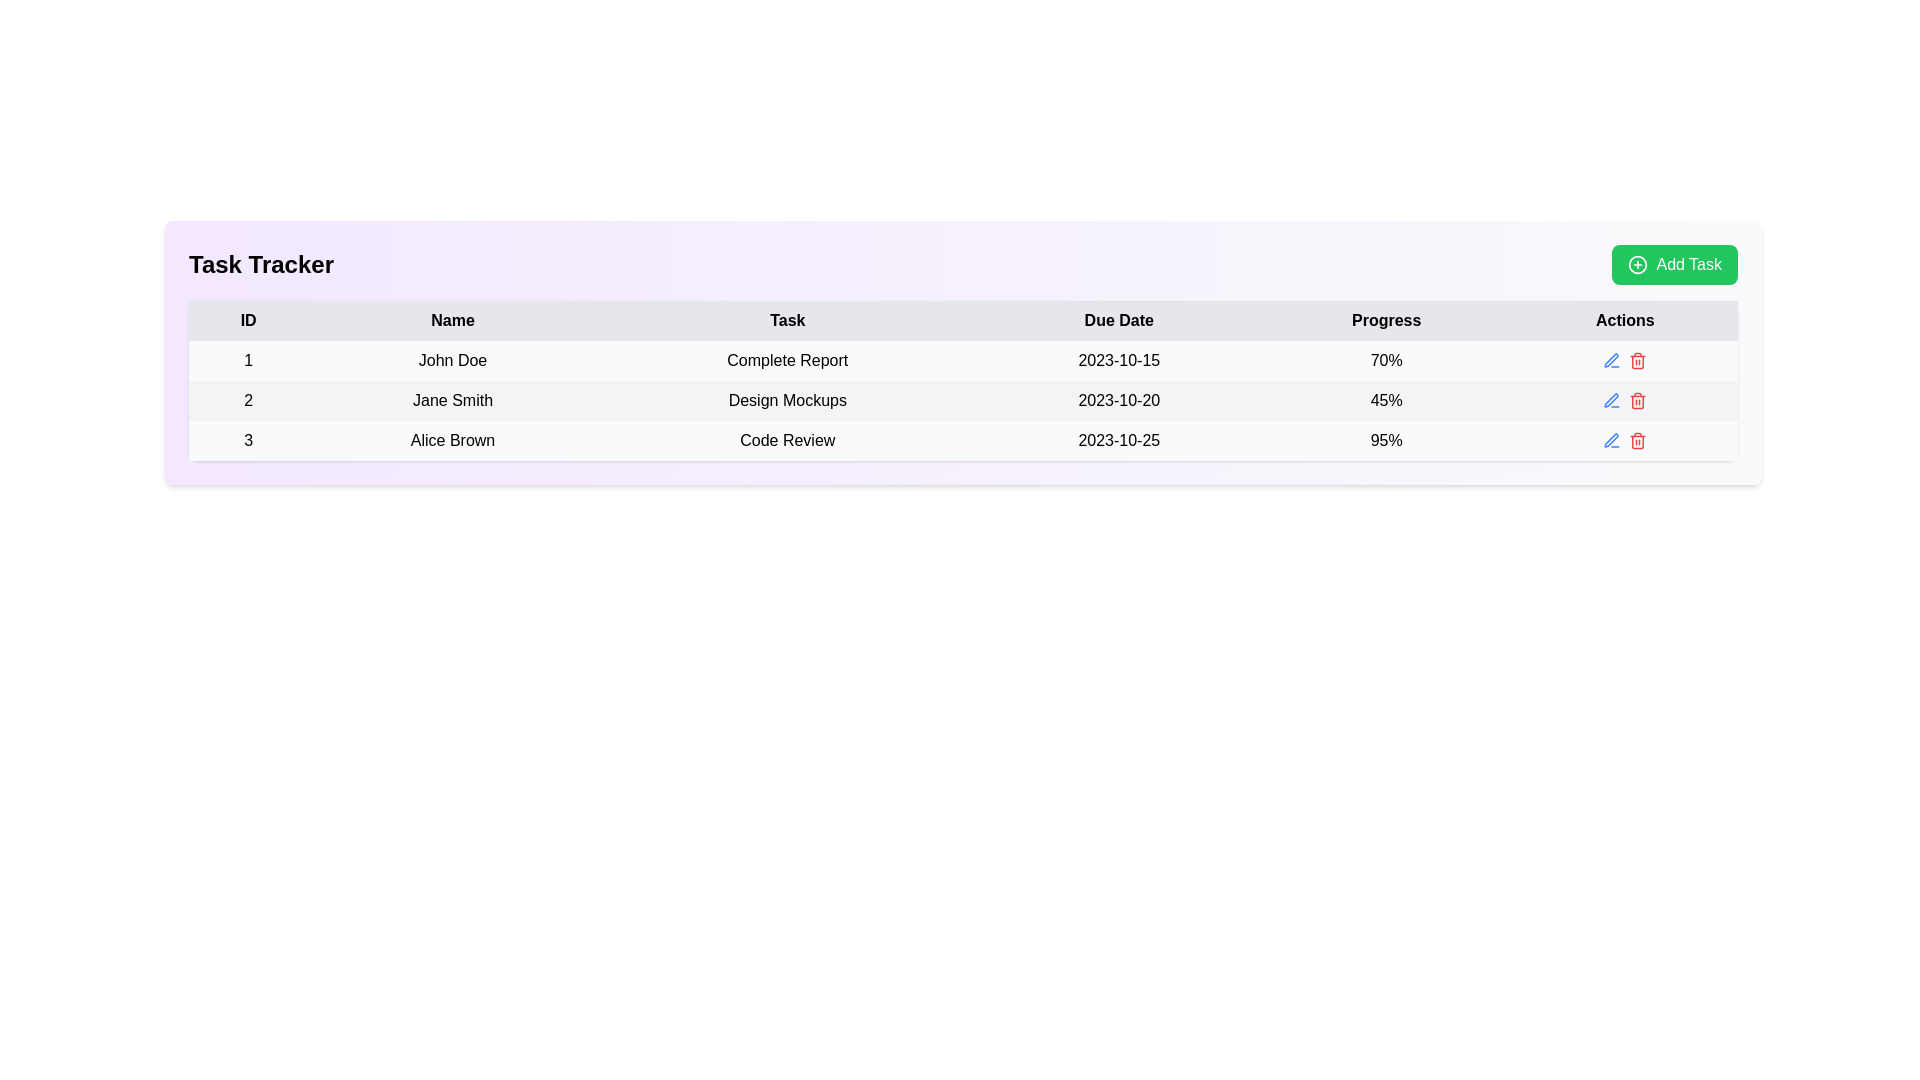 This screenshot has width=1920, height=1080. Describe the element at coordinates (1385, 401) in the screenshot. I see `the Text Label that displays the progress percentage of the task 'Design Mockups' in the 'Progress' column of the task tracker table` at that location.